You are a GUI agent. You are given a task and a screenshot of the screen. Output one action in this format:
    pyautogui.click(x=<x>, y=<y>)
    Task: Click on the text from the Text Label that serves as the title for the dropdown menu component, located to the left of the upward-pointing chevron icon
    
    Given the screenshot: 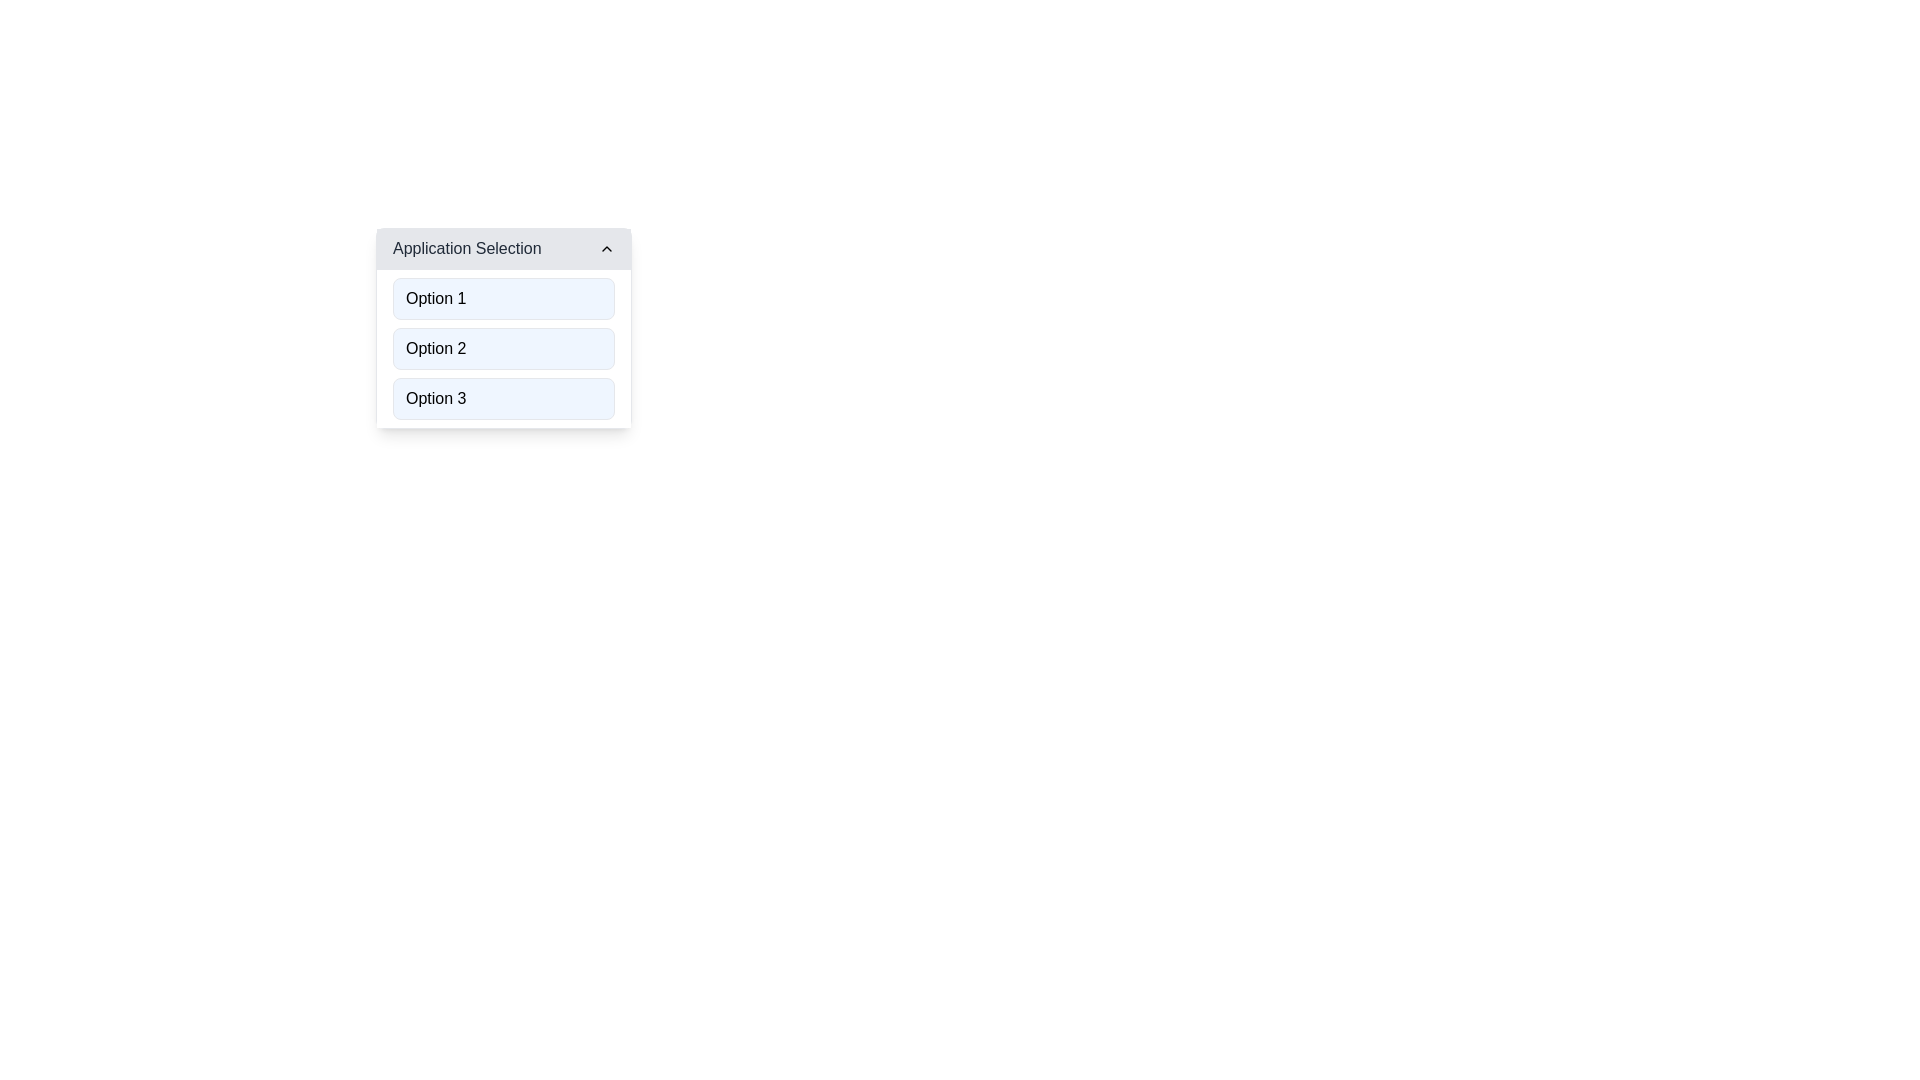 What is the action you would take?
    pyautogui.click(x=466, y=248)
    